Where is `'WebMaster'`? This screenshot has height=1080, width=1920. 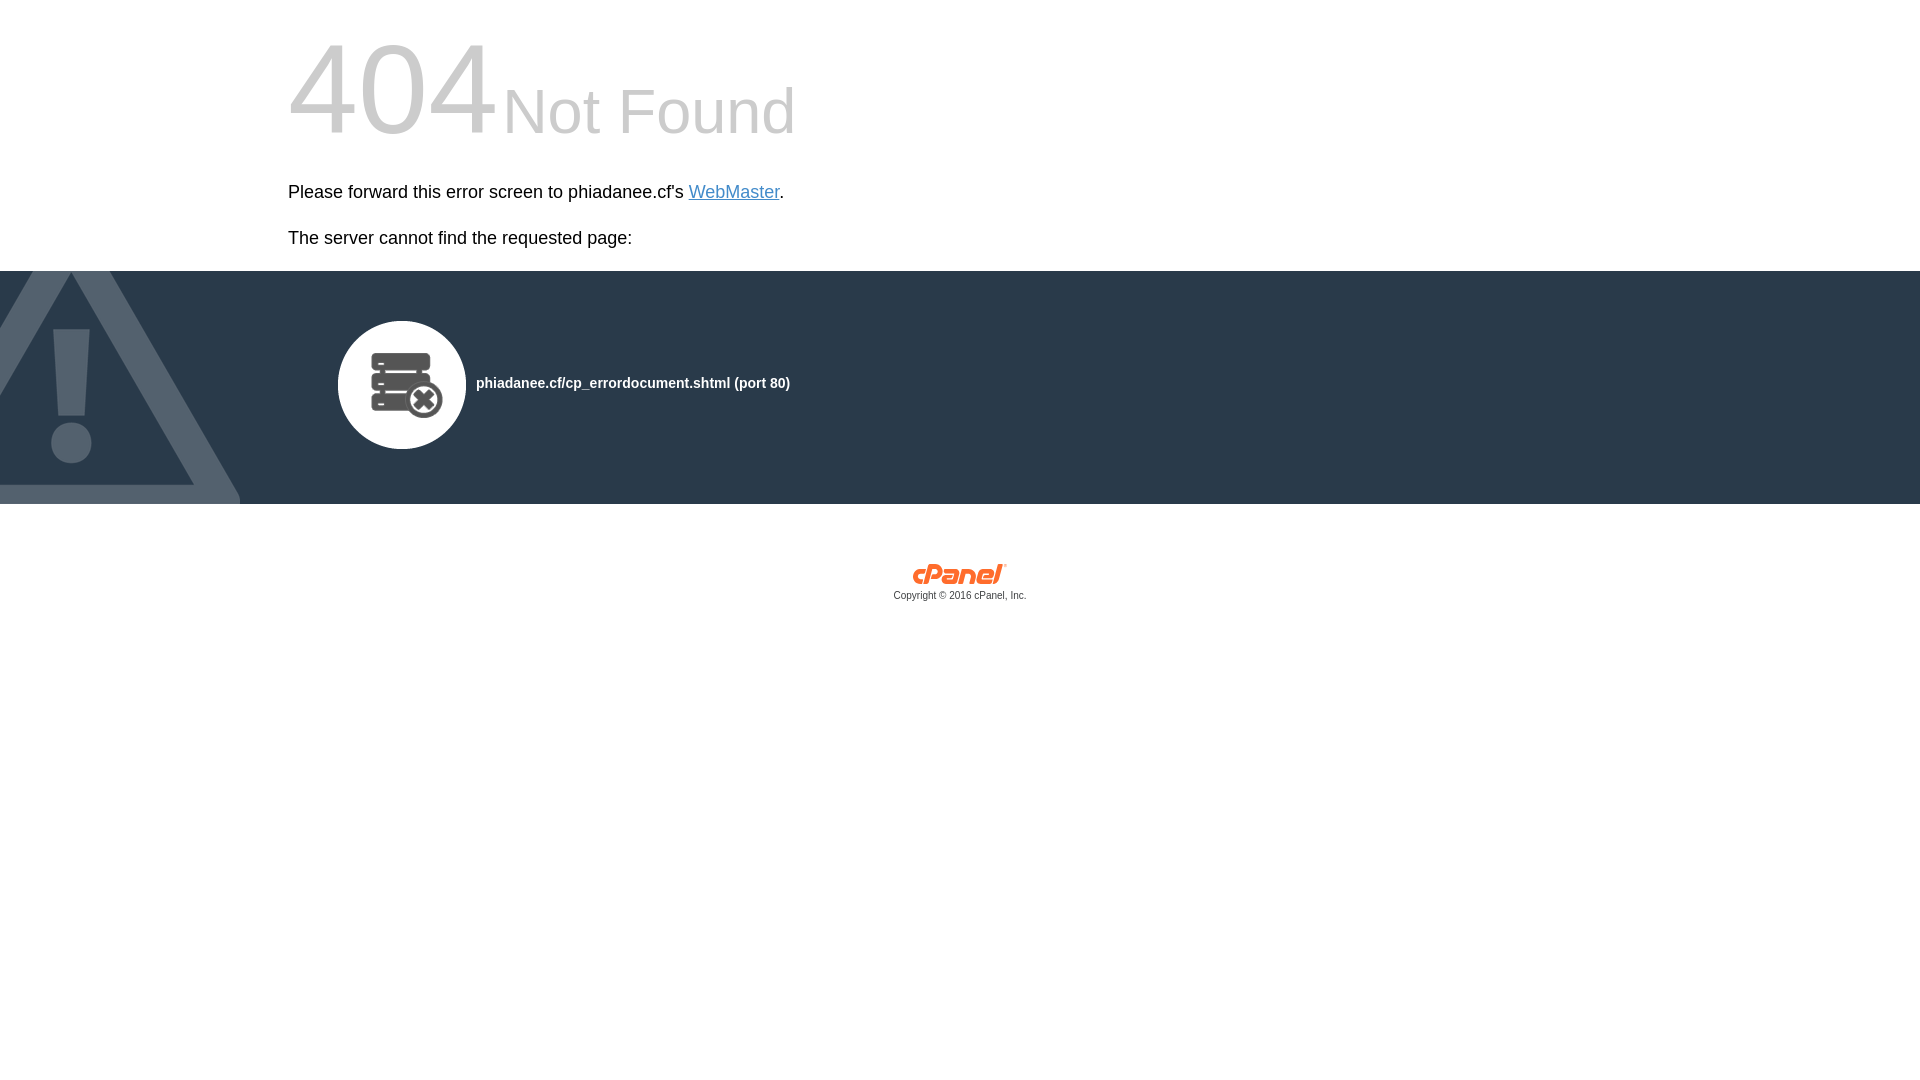 'WebMaster' is located at coordinates (689, 192).